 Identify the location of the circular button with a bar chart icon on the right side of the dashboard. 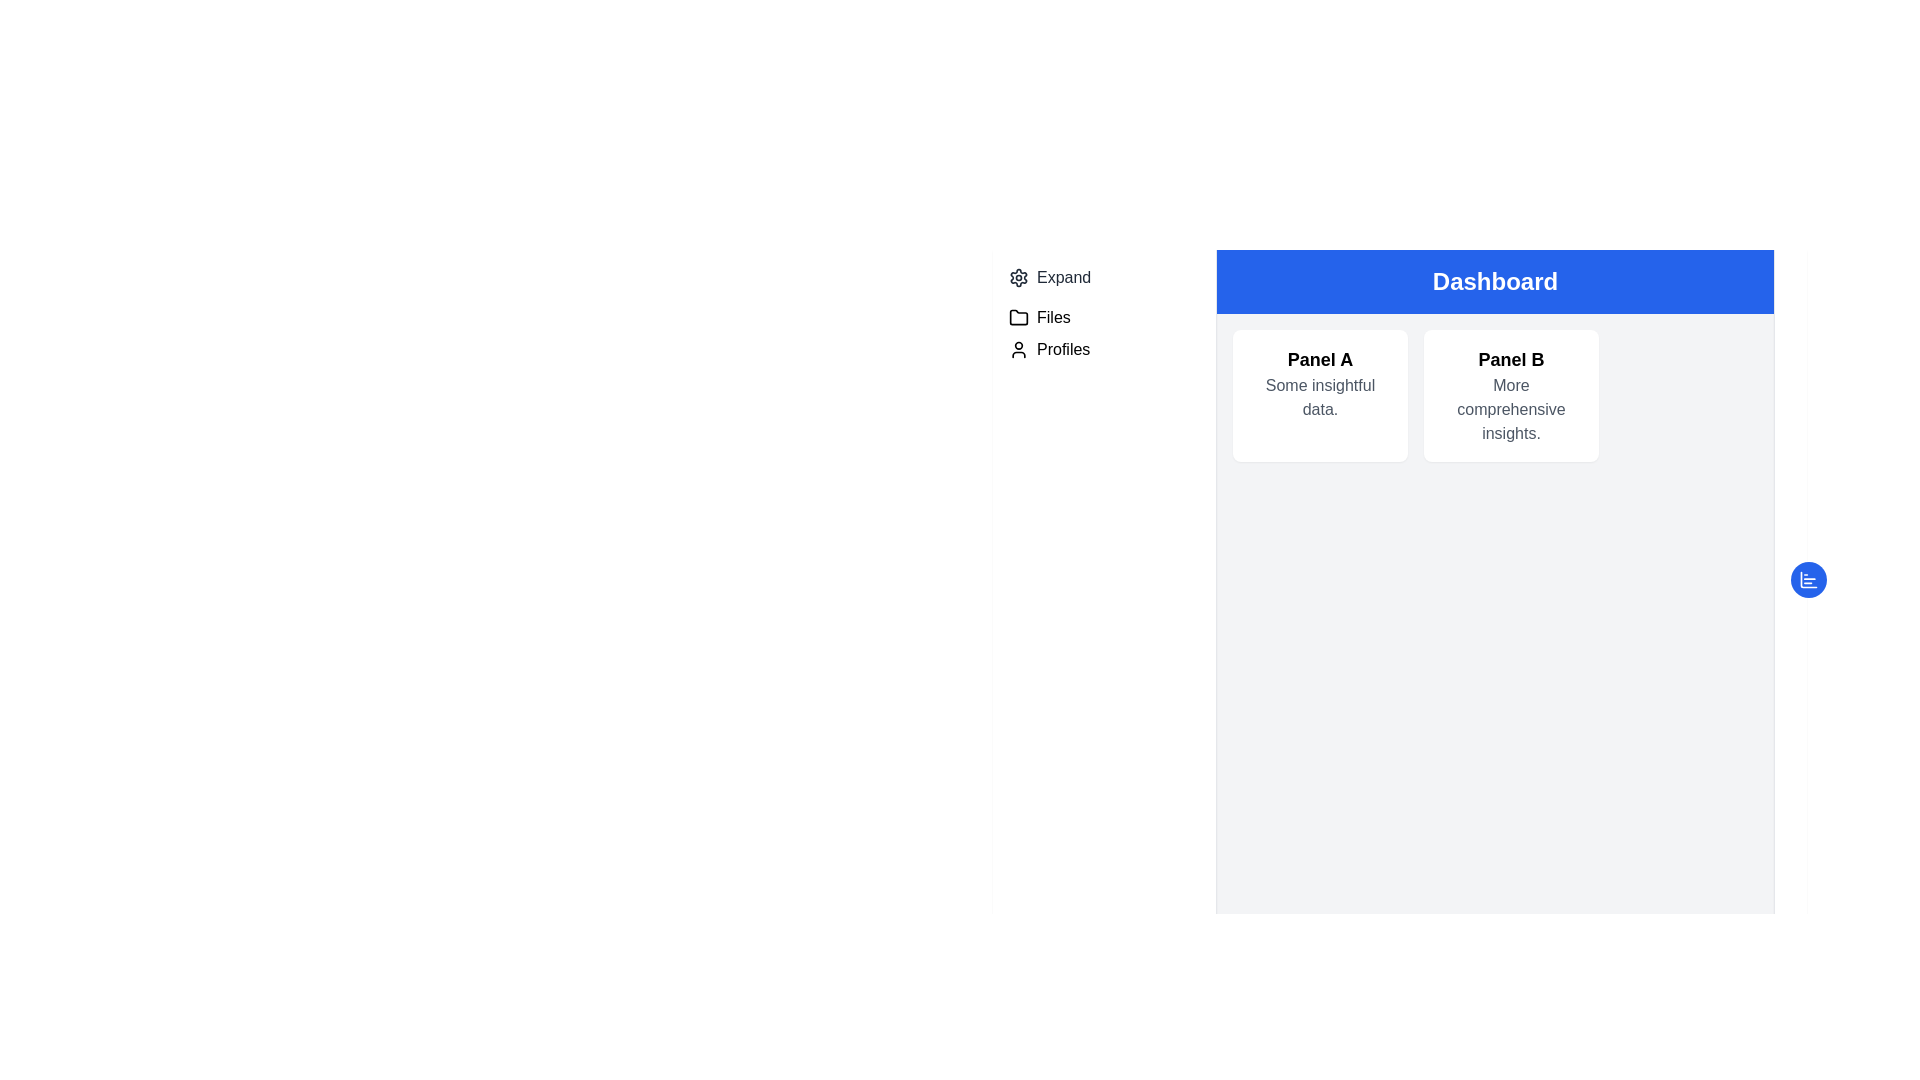
(1809, 579).